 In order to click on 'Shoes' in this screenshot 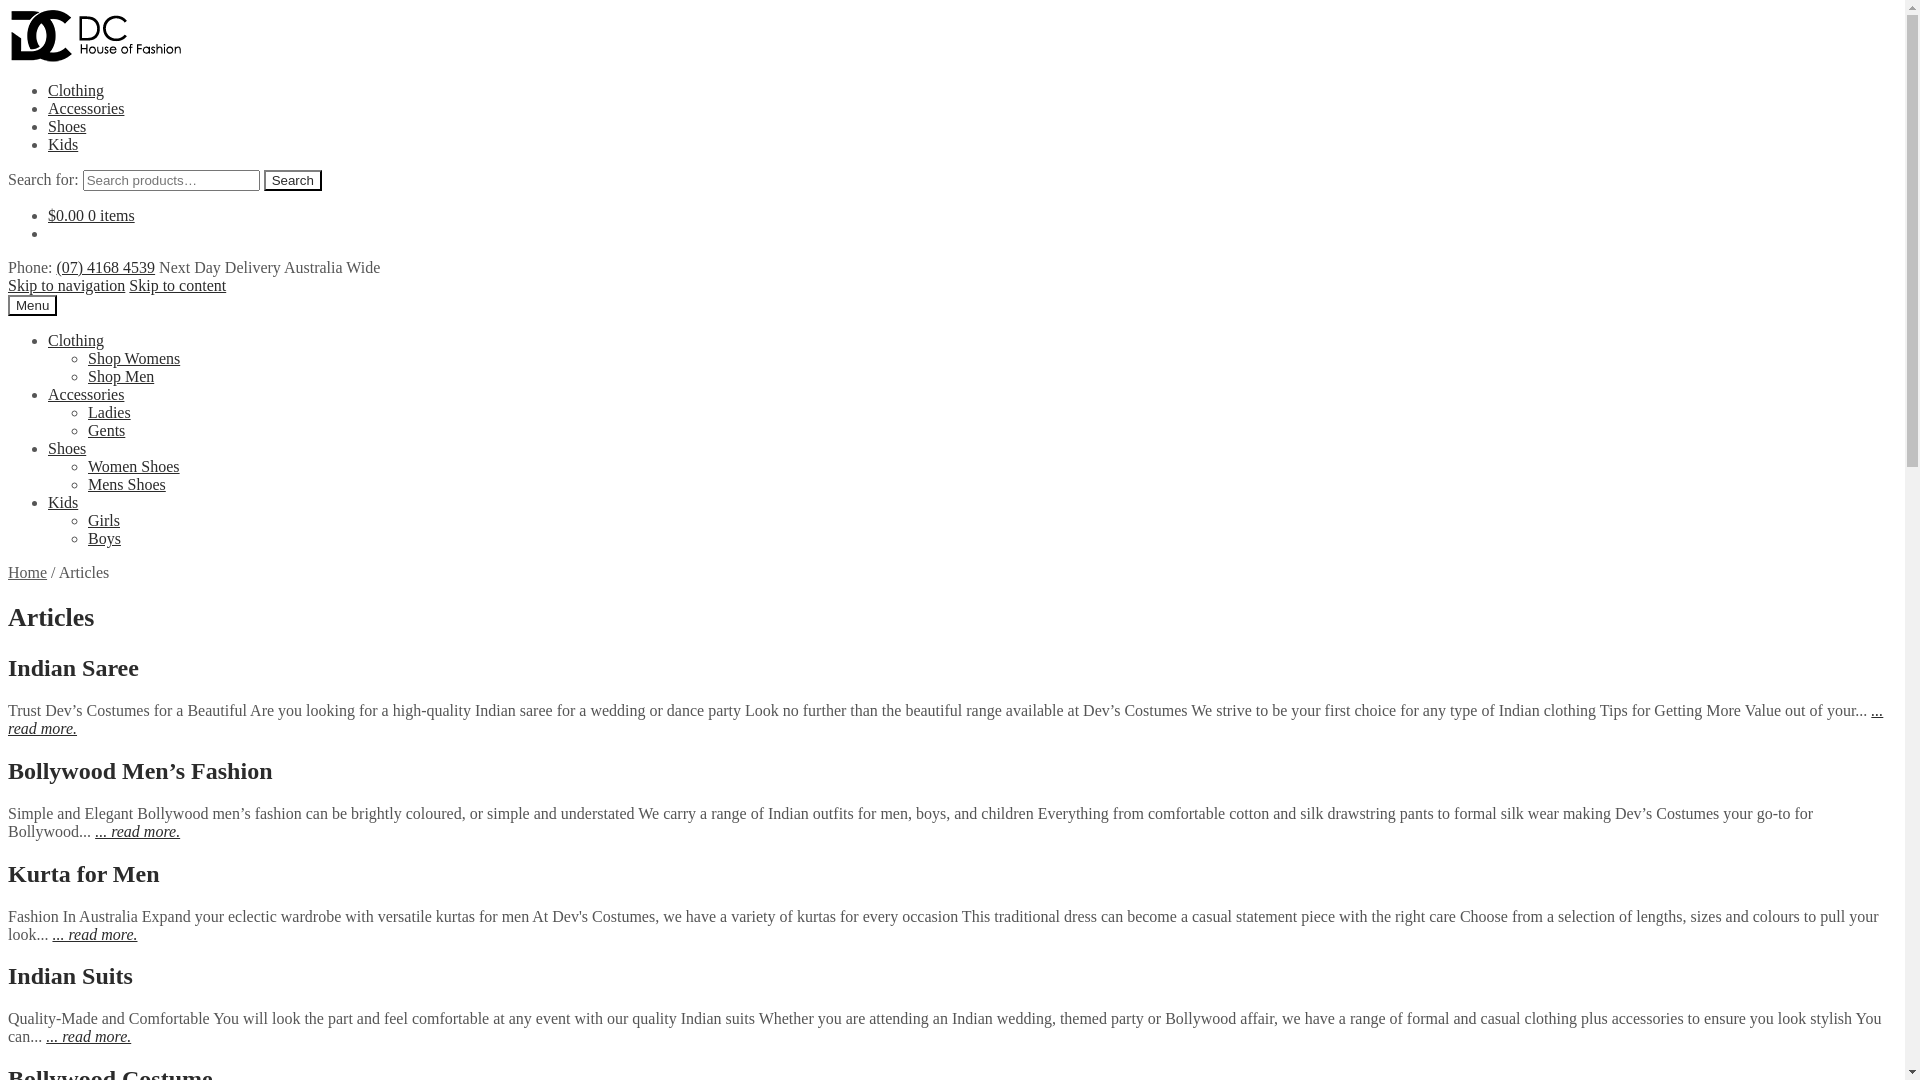, I will do `click(67, 447)`.